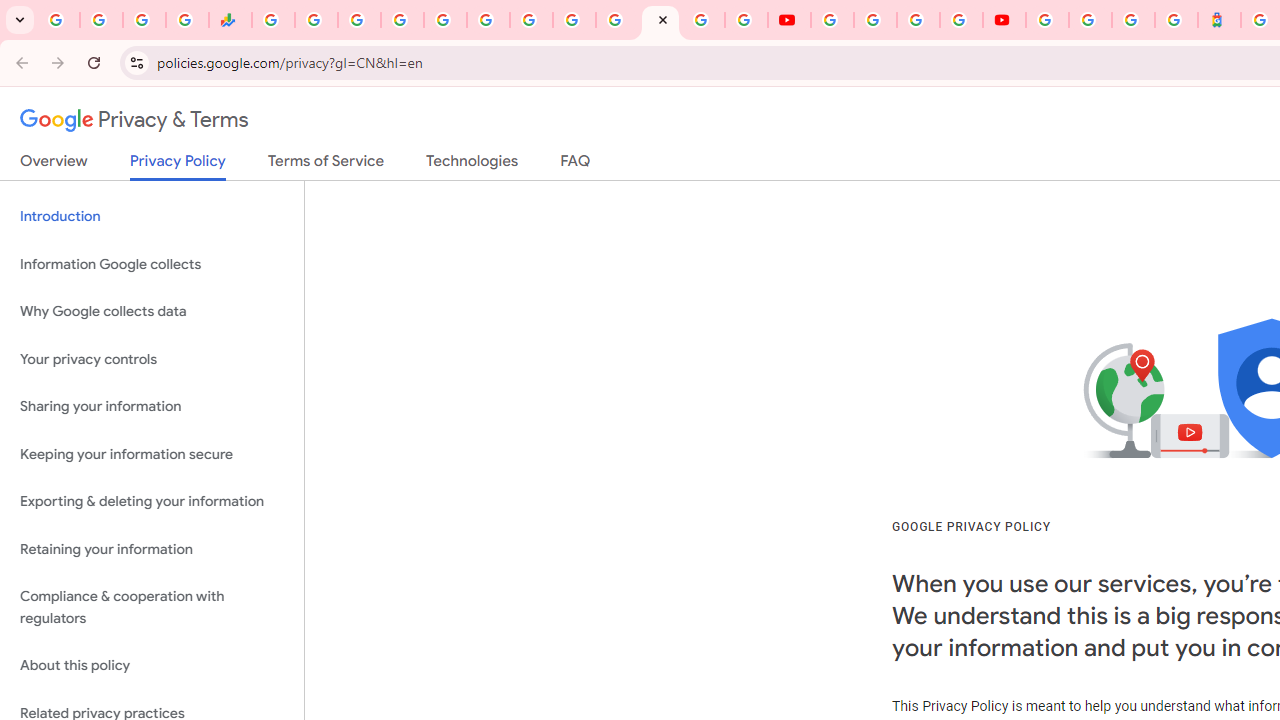  Describe the element at coordinates (1089, 20) in the screenshot. I see `'Sign in - Google Accounts'` at that location.